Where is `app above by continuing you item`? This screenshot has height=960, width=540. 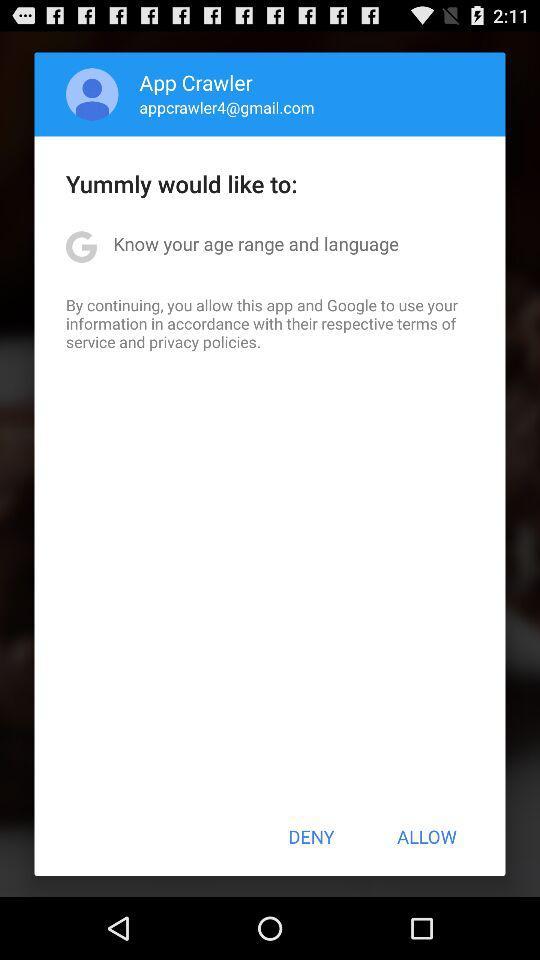
app above by continuing you item is located at coordinates (256, 242).